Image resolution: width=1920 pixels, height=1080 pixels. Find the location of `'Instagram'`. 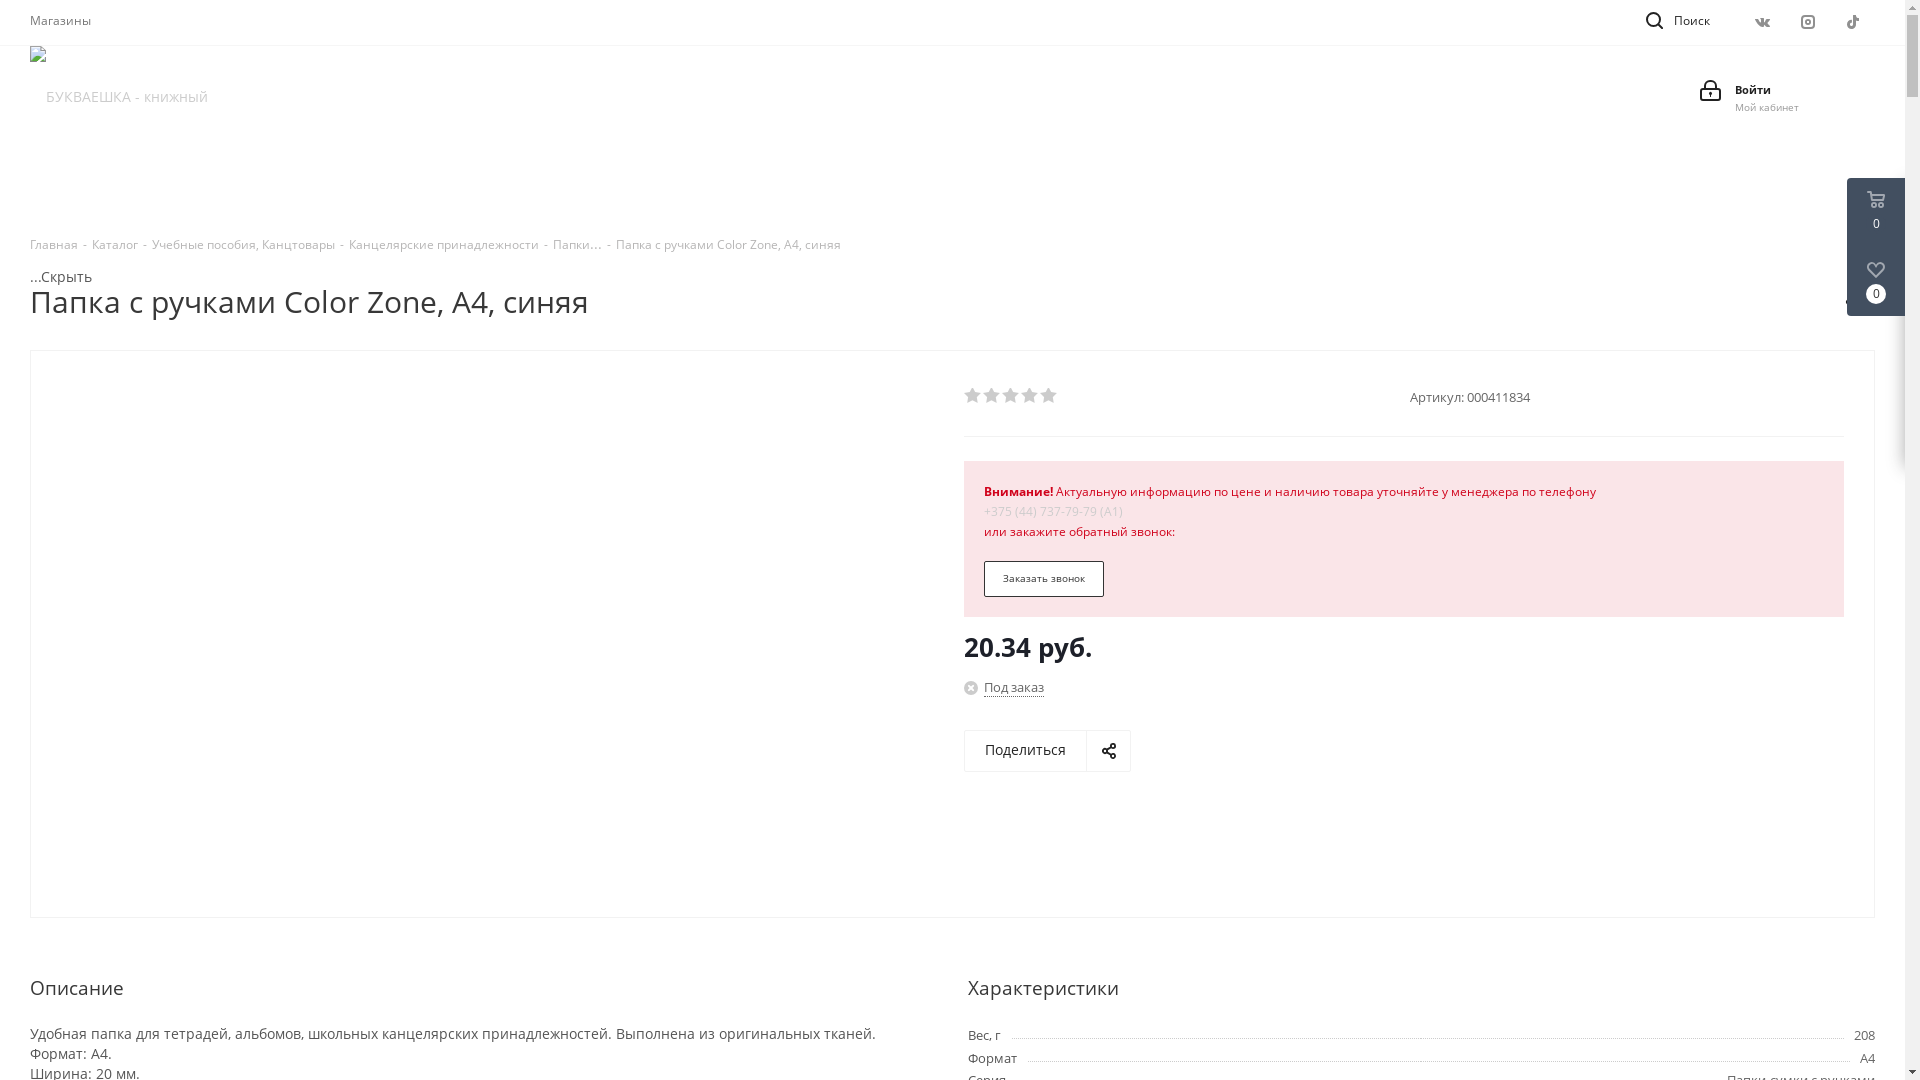

'Instagram' is located at coordinates (1807, 22).